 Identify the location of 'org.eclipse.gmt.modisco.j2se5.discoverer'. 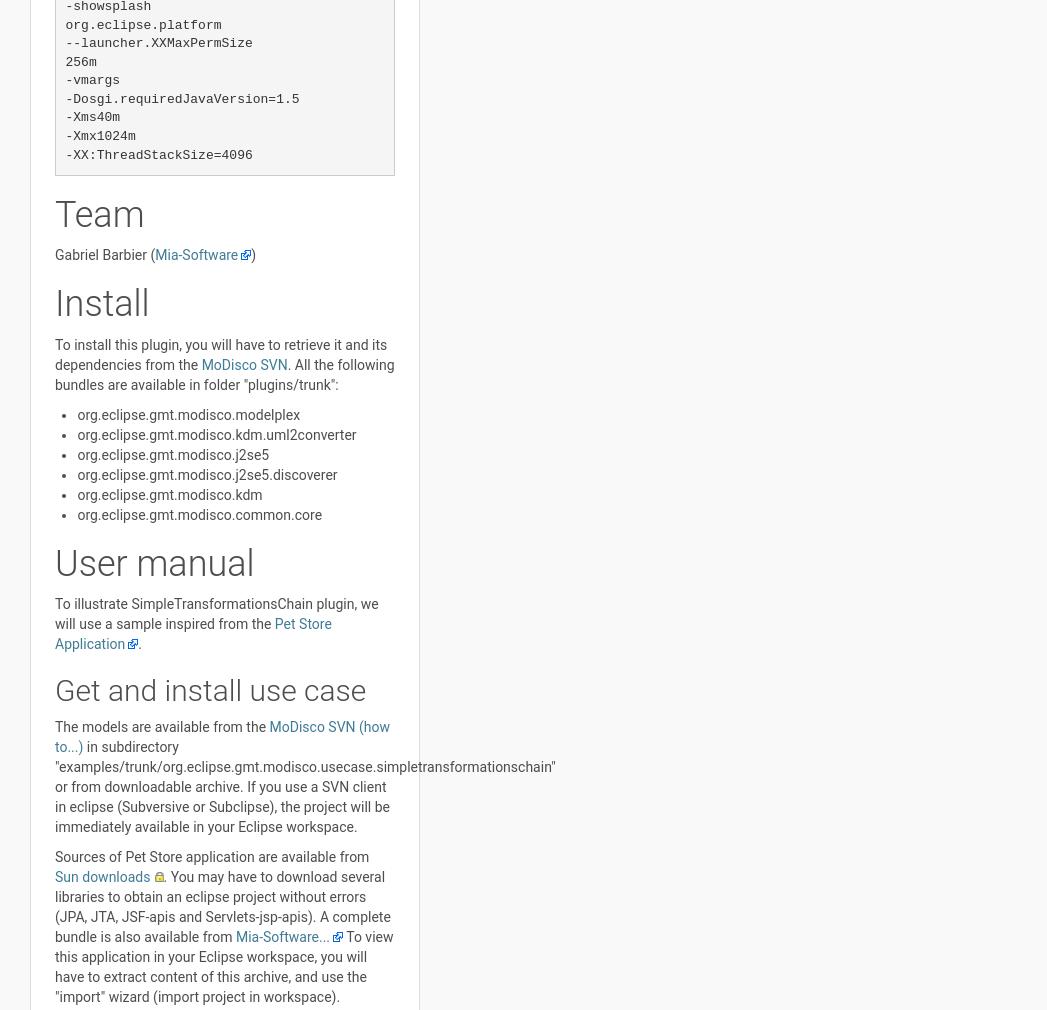
(205, 473).